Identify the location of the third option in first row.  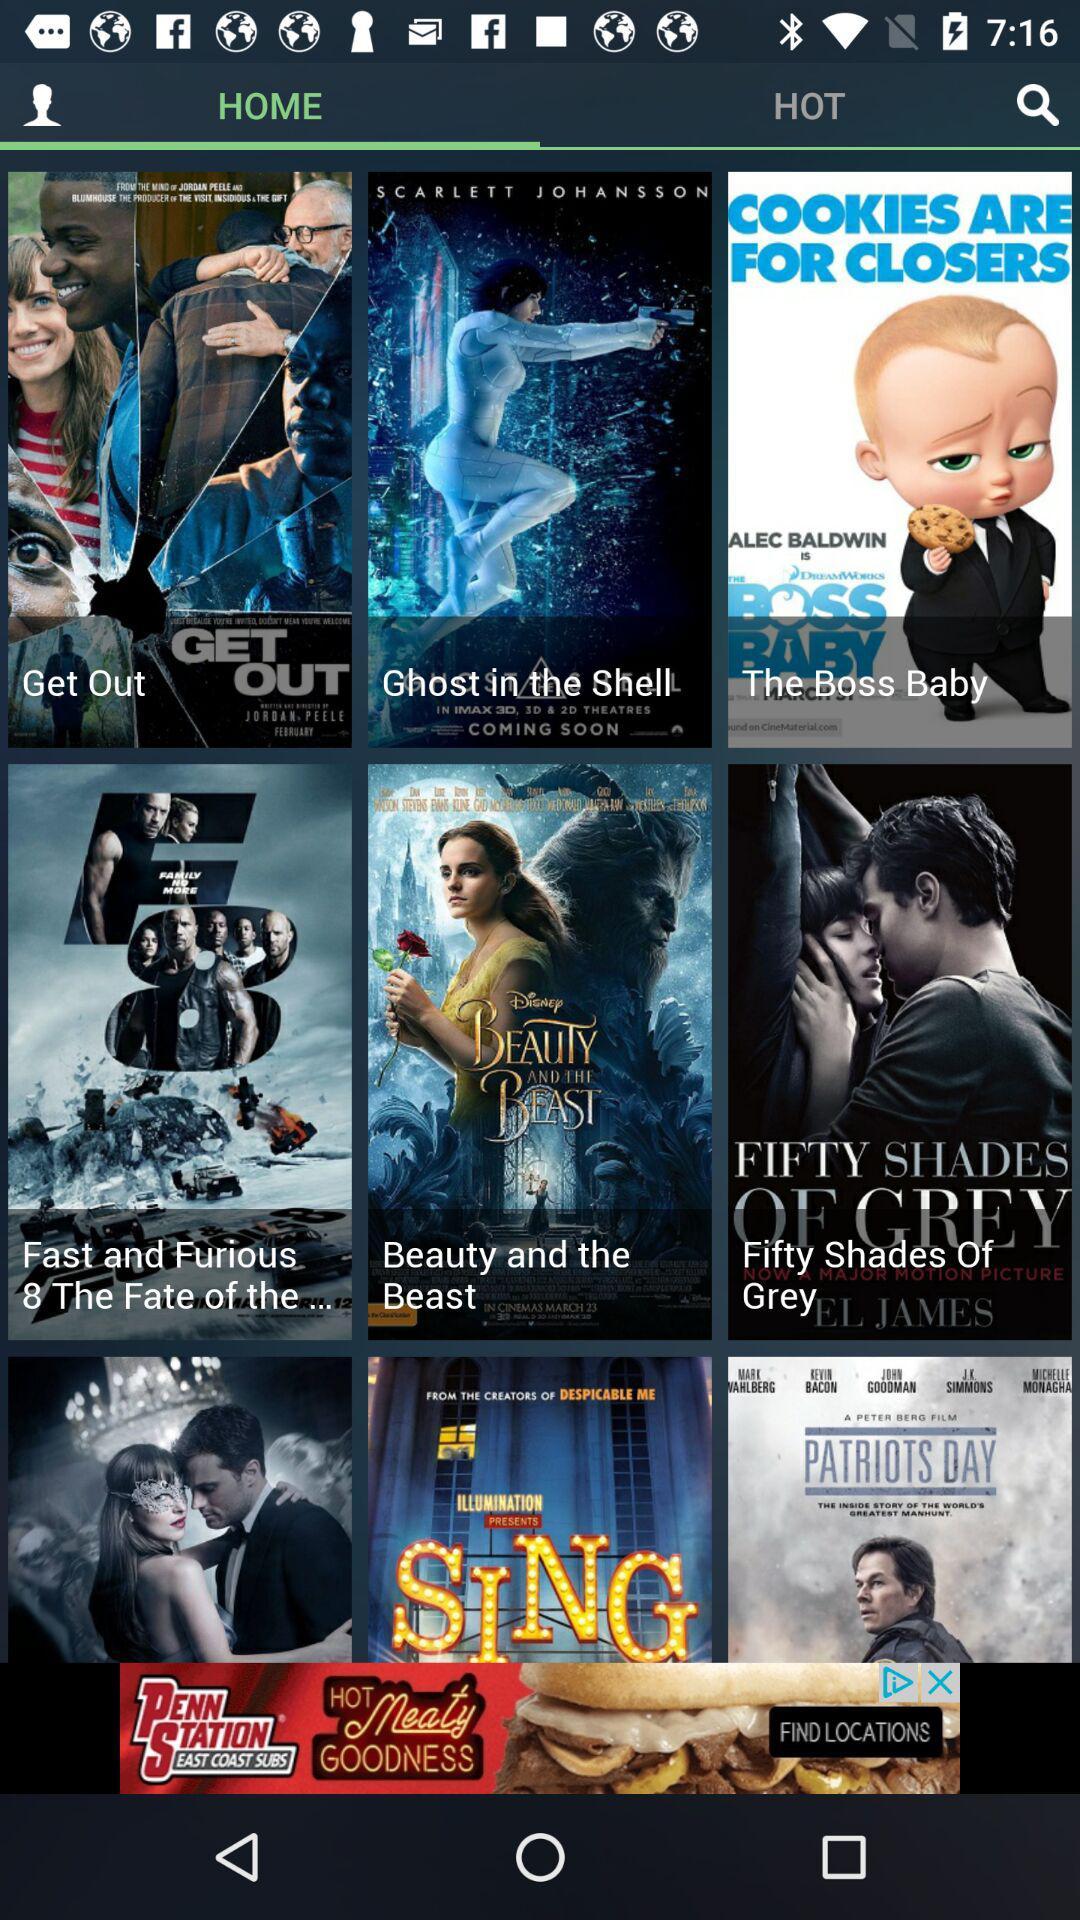
(898, 459).